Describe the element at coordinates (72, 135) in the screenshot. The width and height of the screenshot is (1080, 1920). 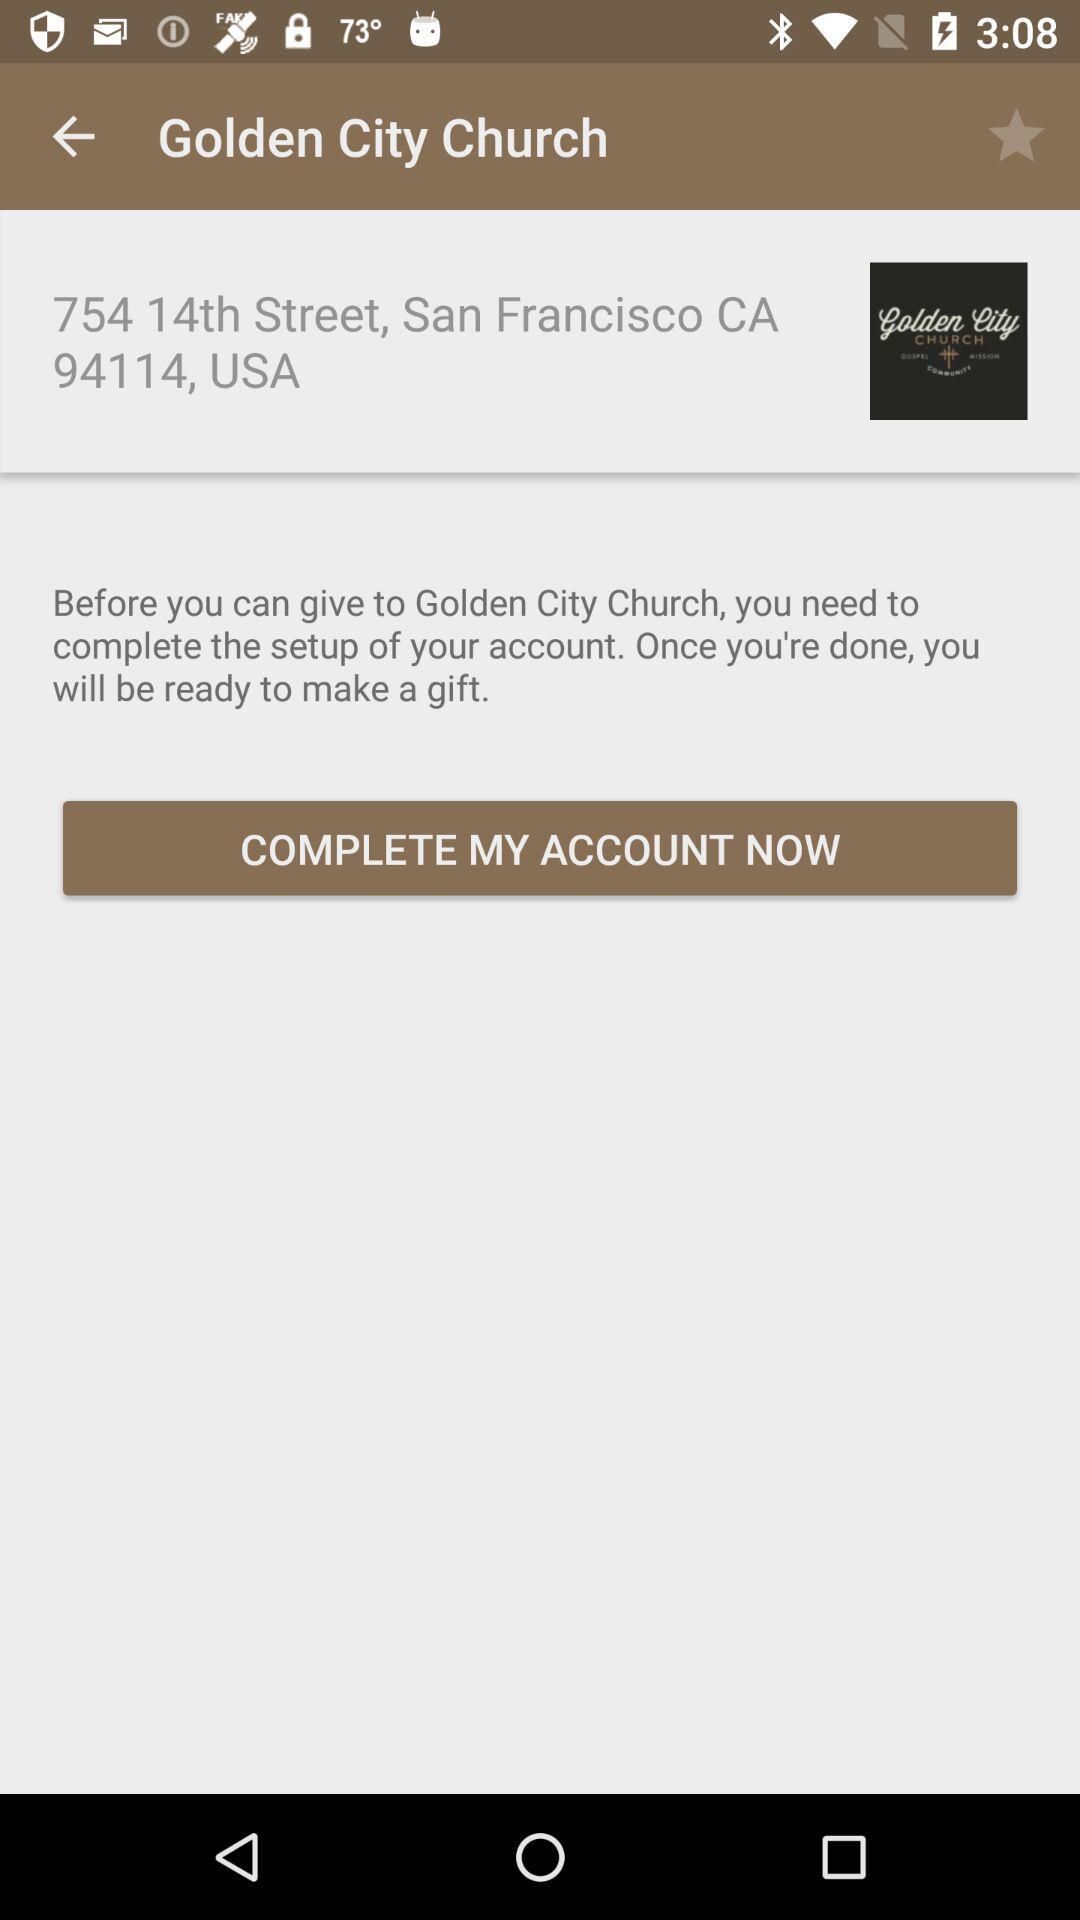
I see `the icon next to golden city church` at that location.